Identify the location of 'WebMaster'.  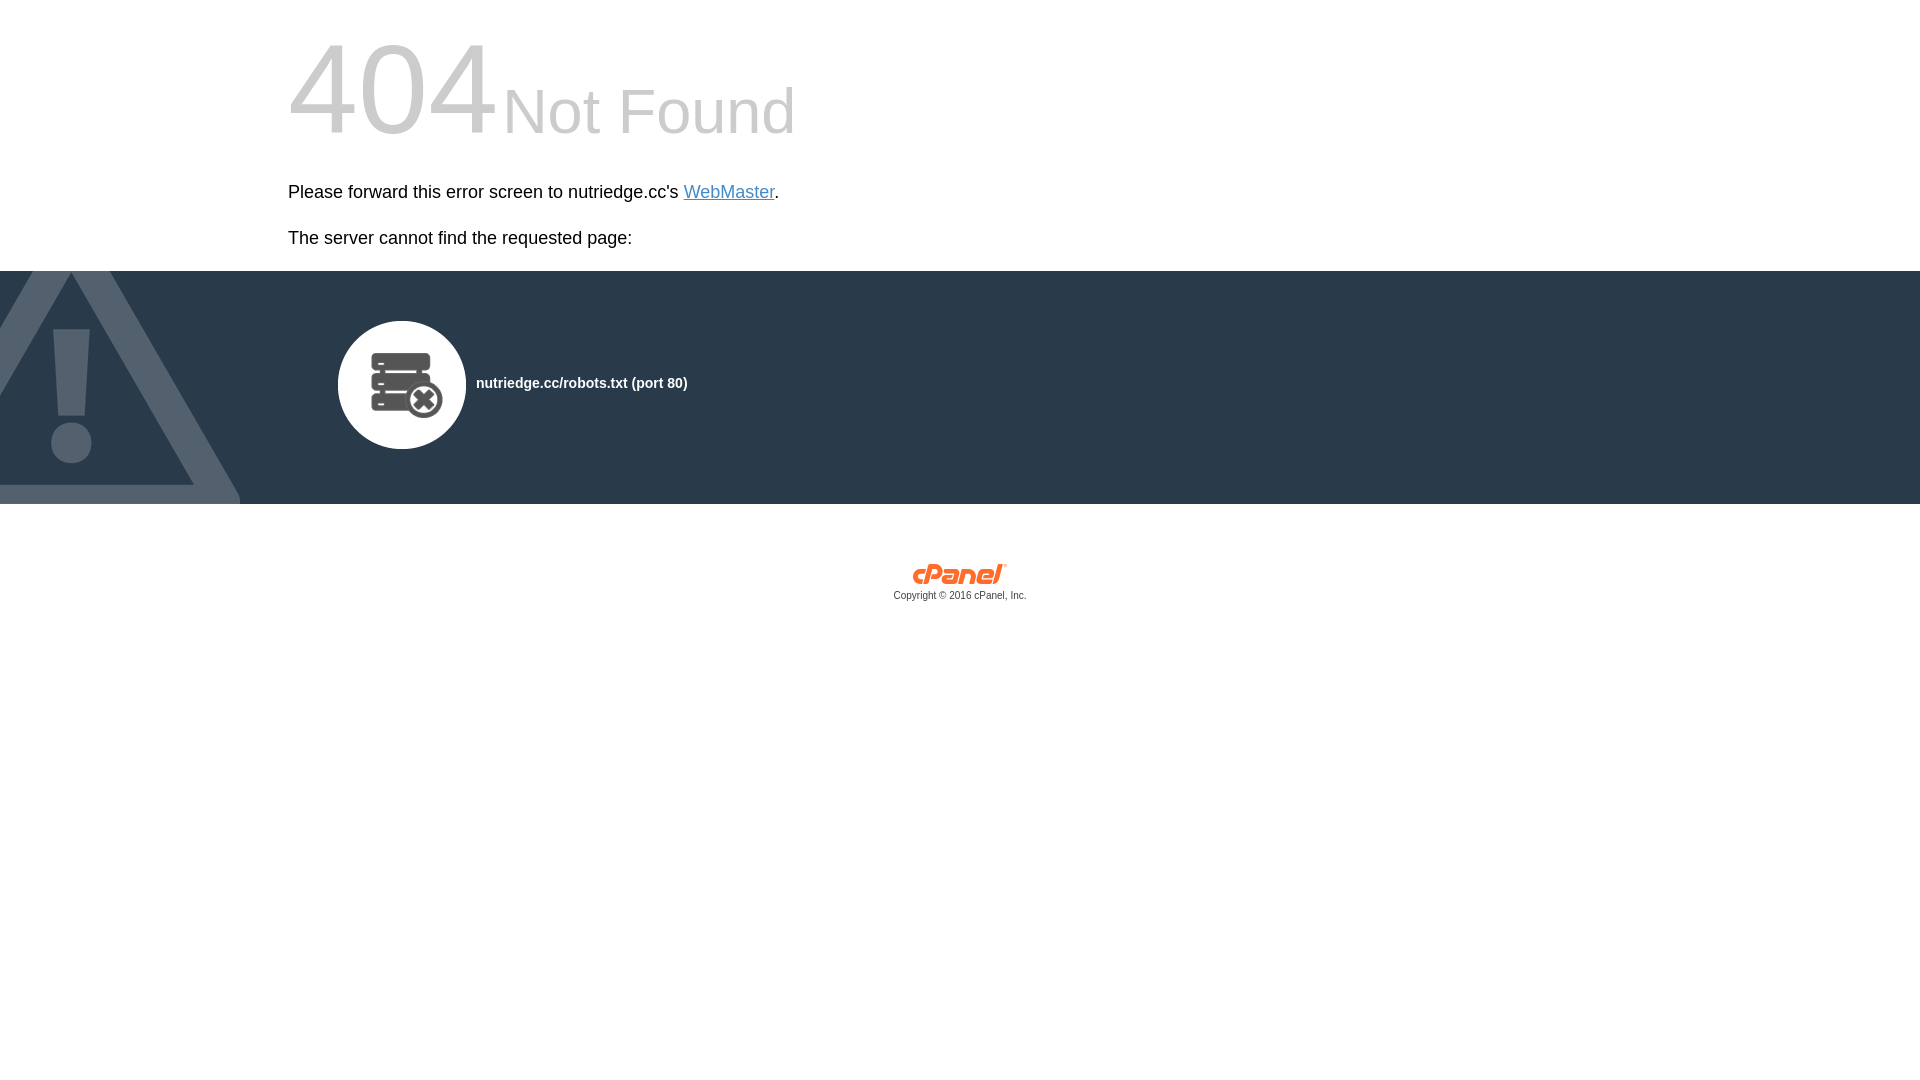
(684, 192).